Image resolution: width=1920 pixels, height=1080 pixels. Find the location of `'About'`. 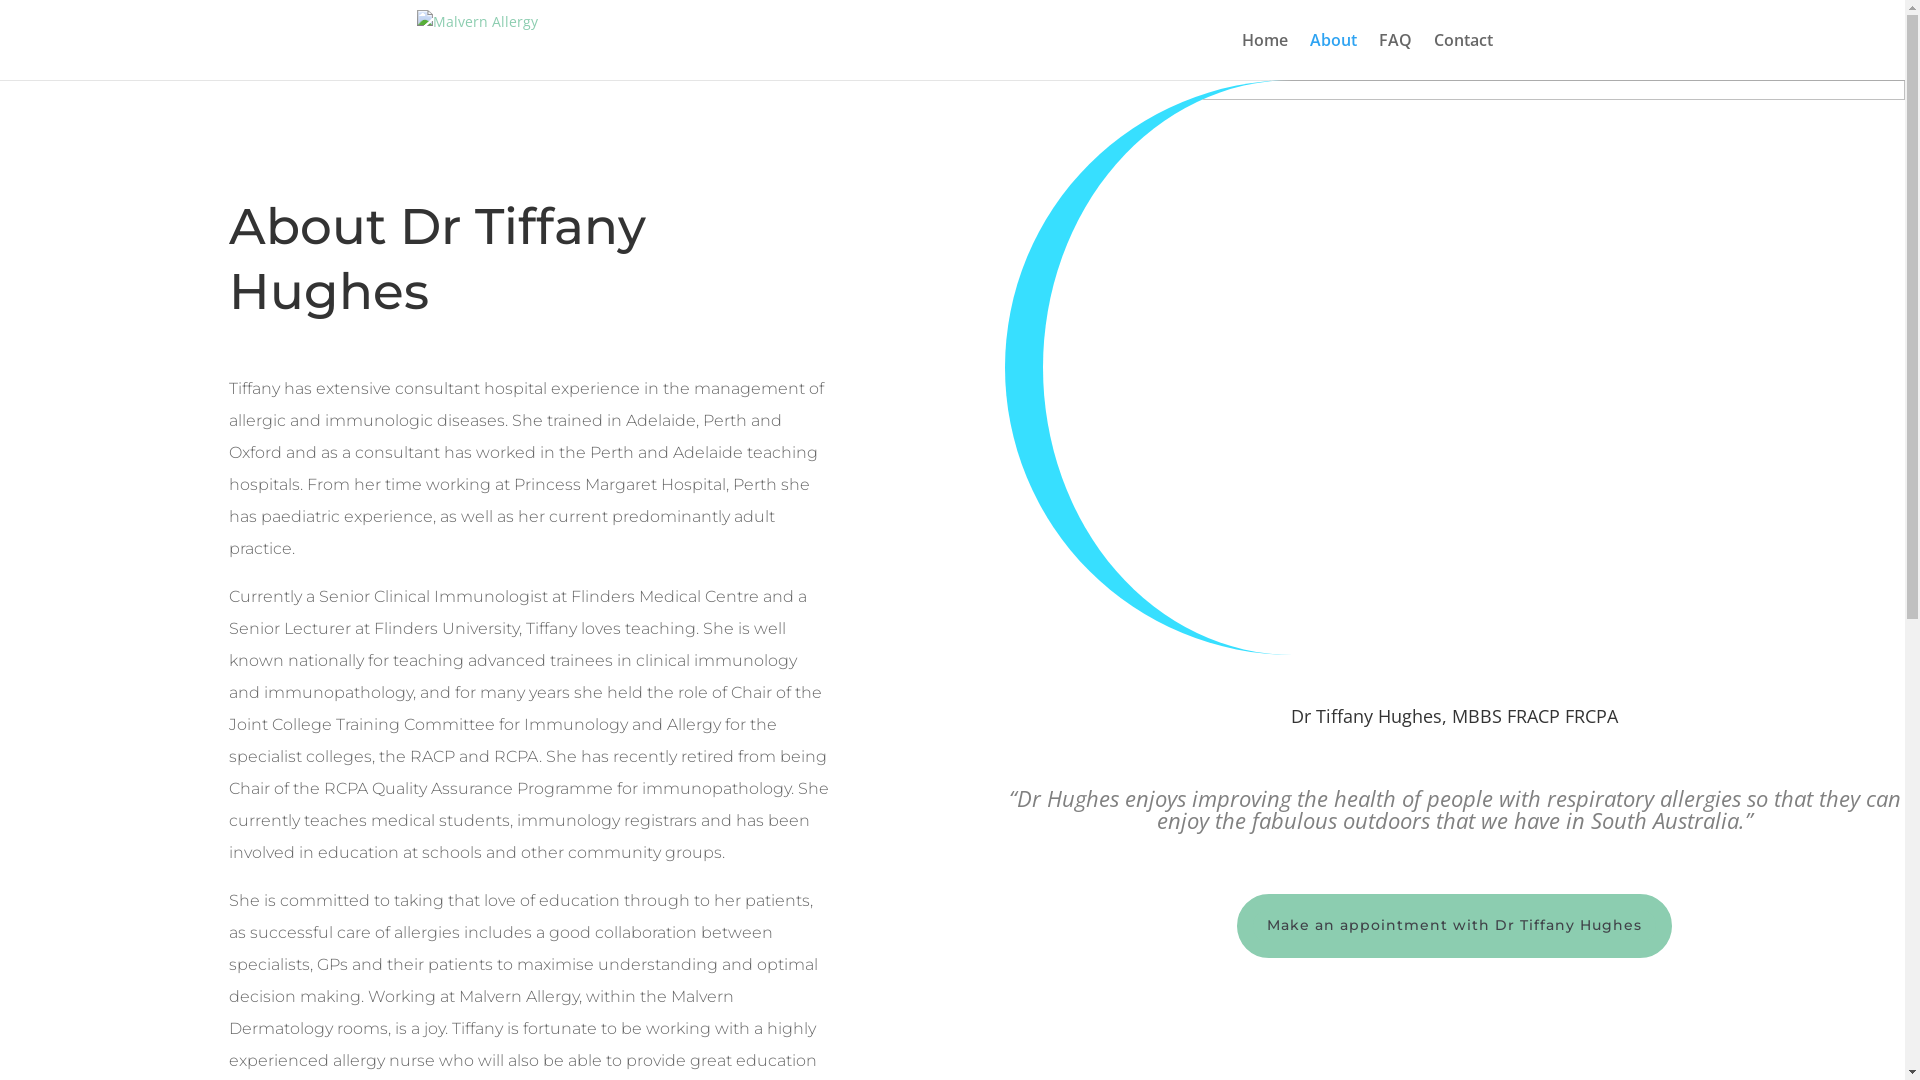

'About' is located at coordinates (1333, 55).